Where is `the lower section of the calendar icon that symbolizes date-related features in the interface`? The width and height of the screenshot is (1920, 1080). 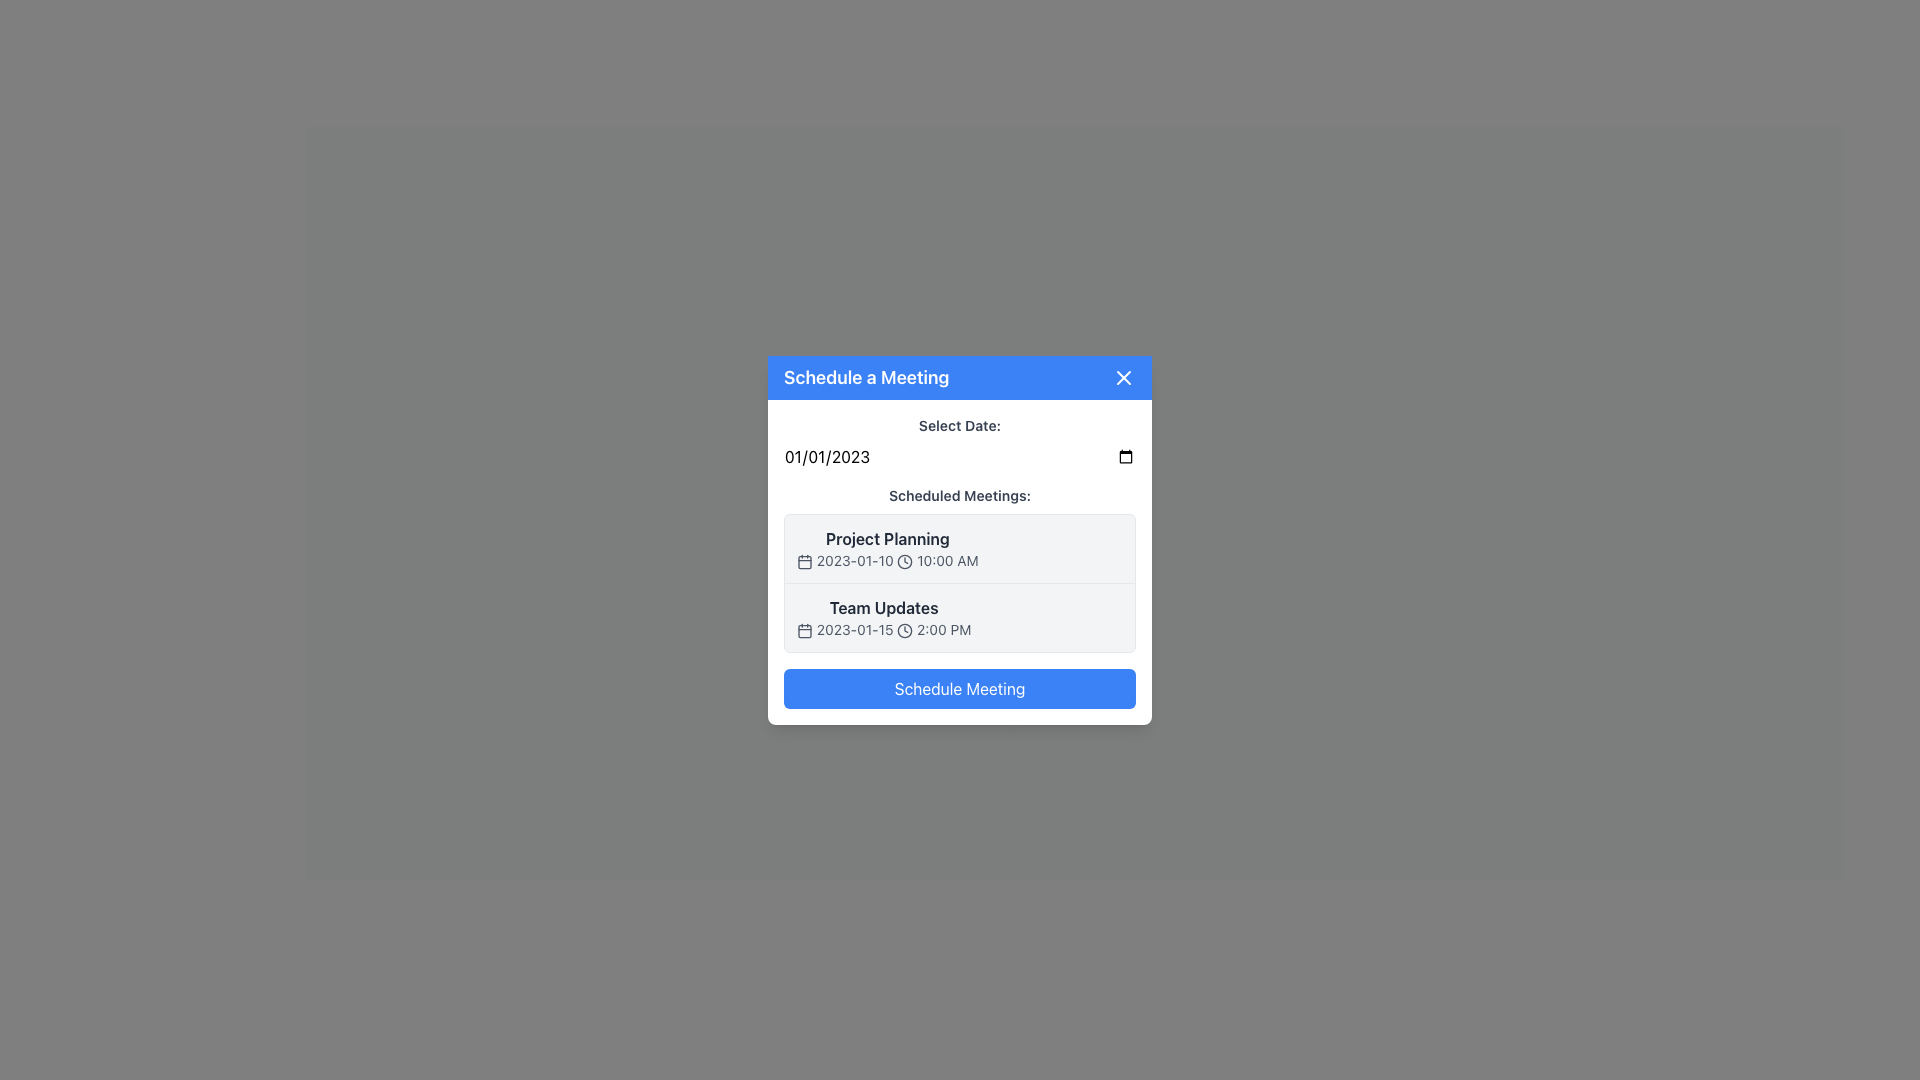 the lower section of the calendar icon that symbolizes date-related features in the interface is located at coordinates (805, 631).